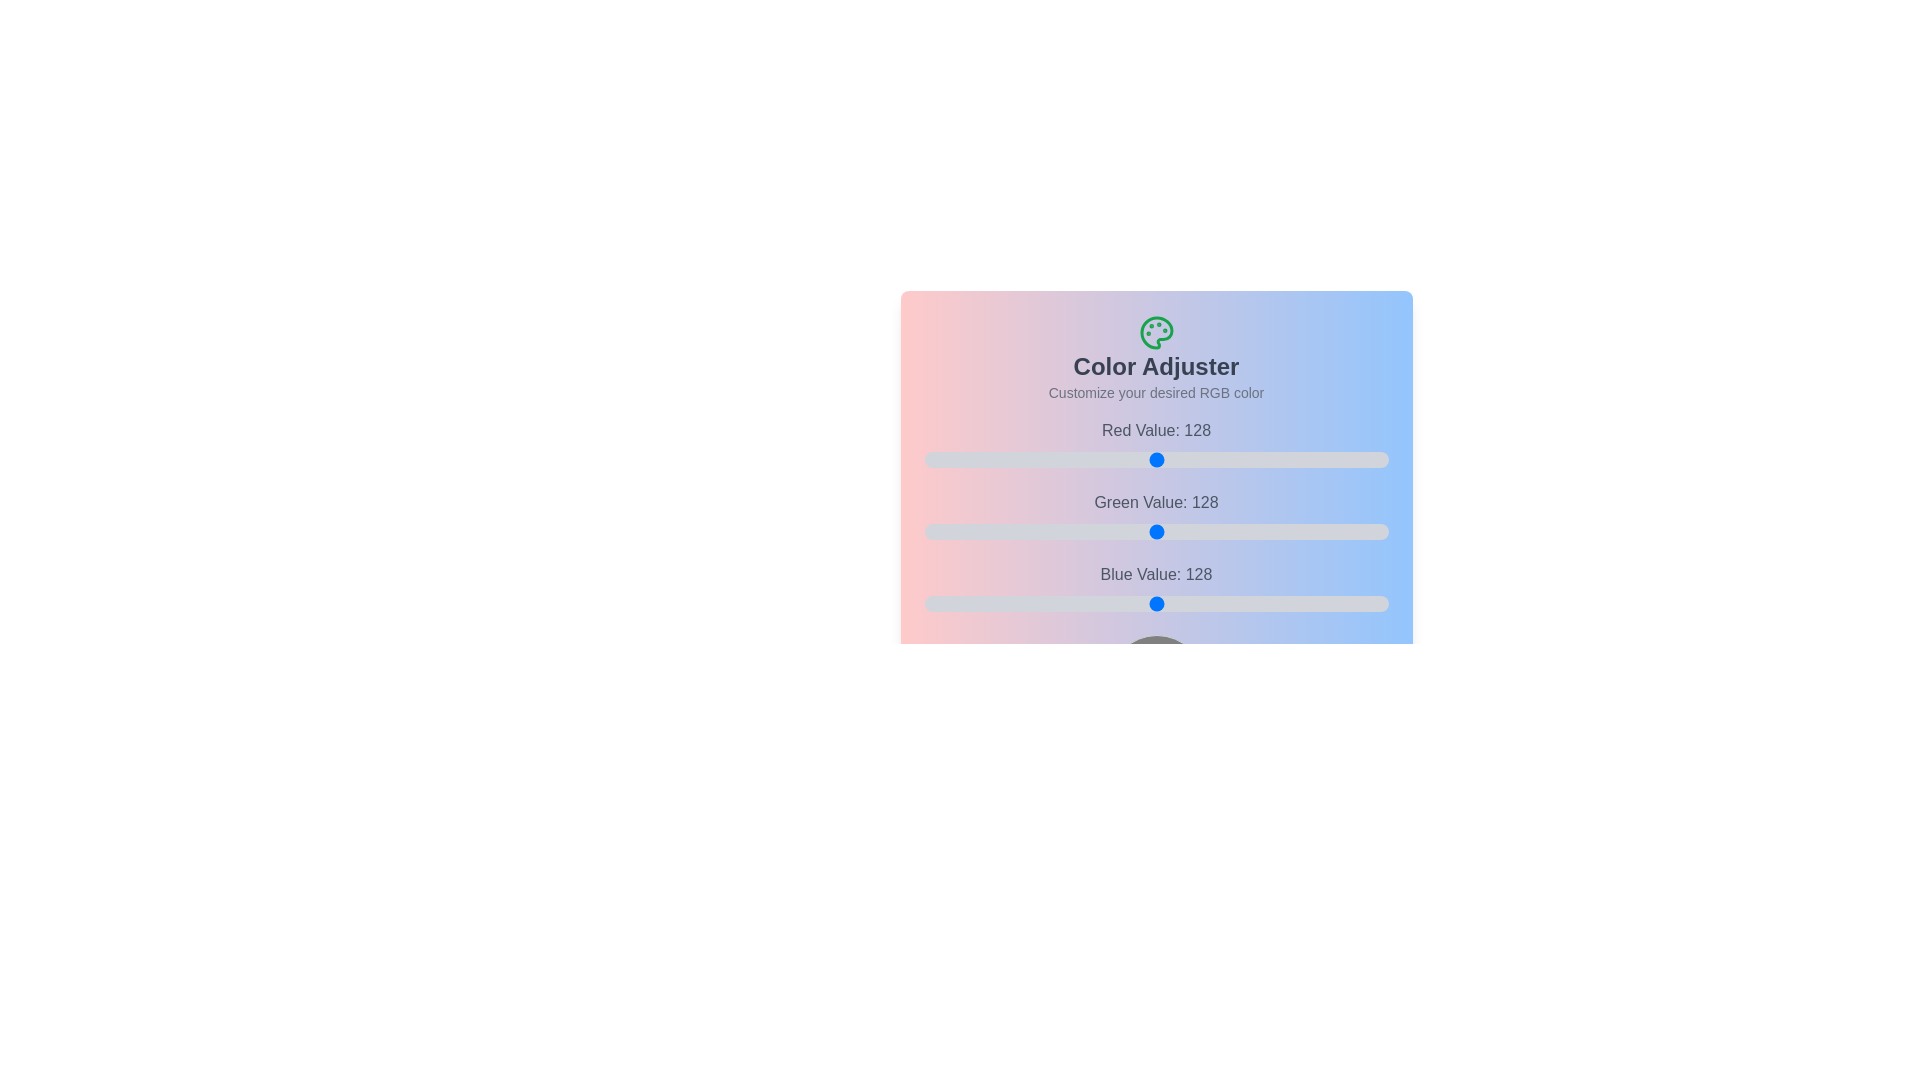 The height and width of the screenshot is (1080, 1920). What do you see at coordinates (1266, 459) in the screenshot?
I see `the 0 slider to 122` at bounding box center [1266, 459].